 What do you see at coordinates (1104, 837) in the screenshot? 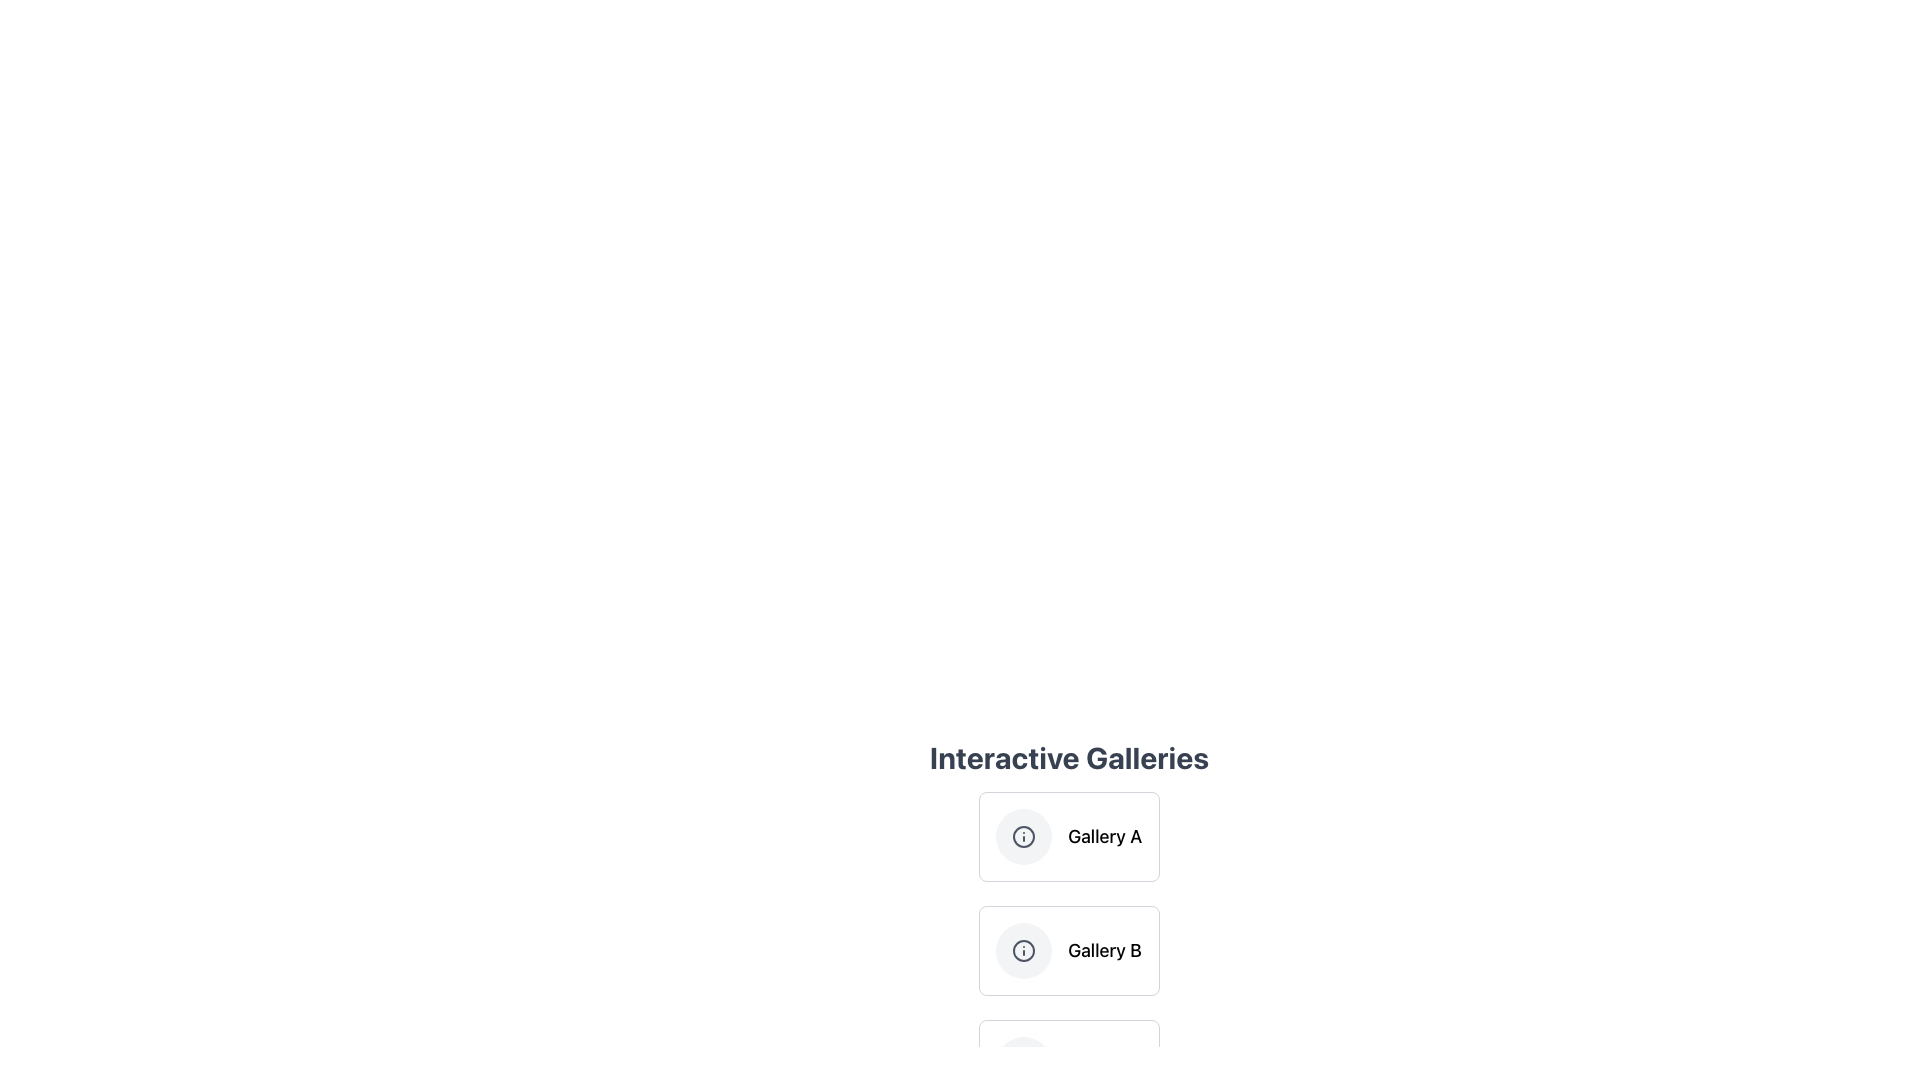
I see `the descriptive label for 'Gallery A', located to the right of the circular icon with an 'i' symbol in the 'Interactive Galleries' section` at bounding box center [1104, 837].